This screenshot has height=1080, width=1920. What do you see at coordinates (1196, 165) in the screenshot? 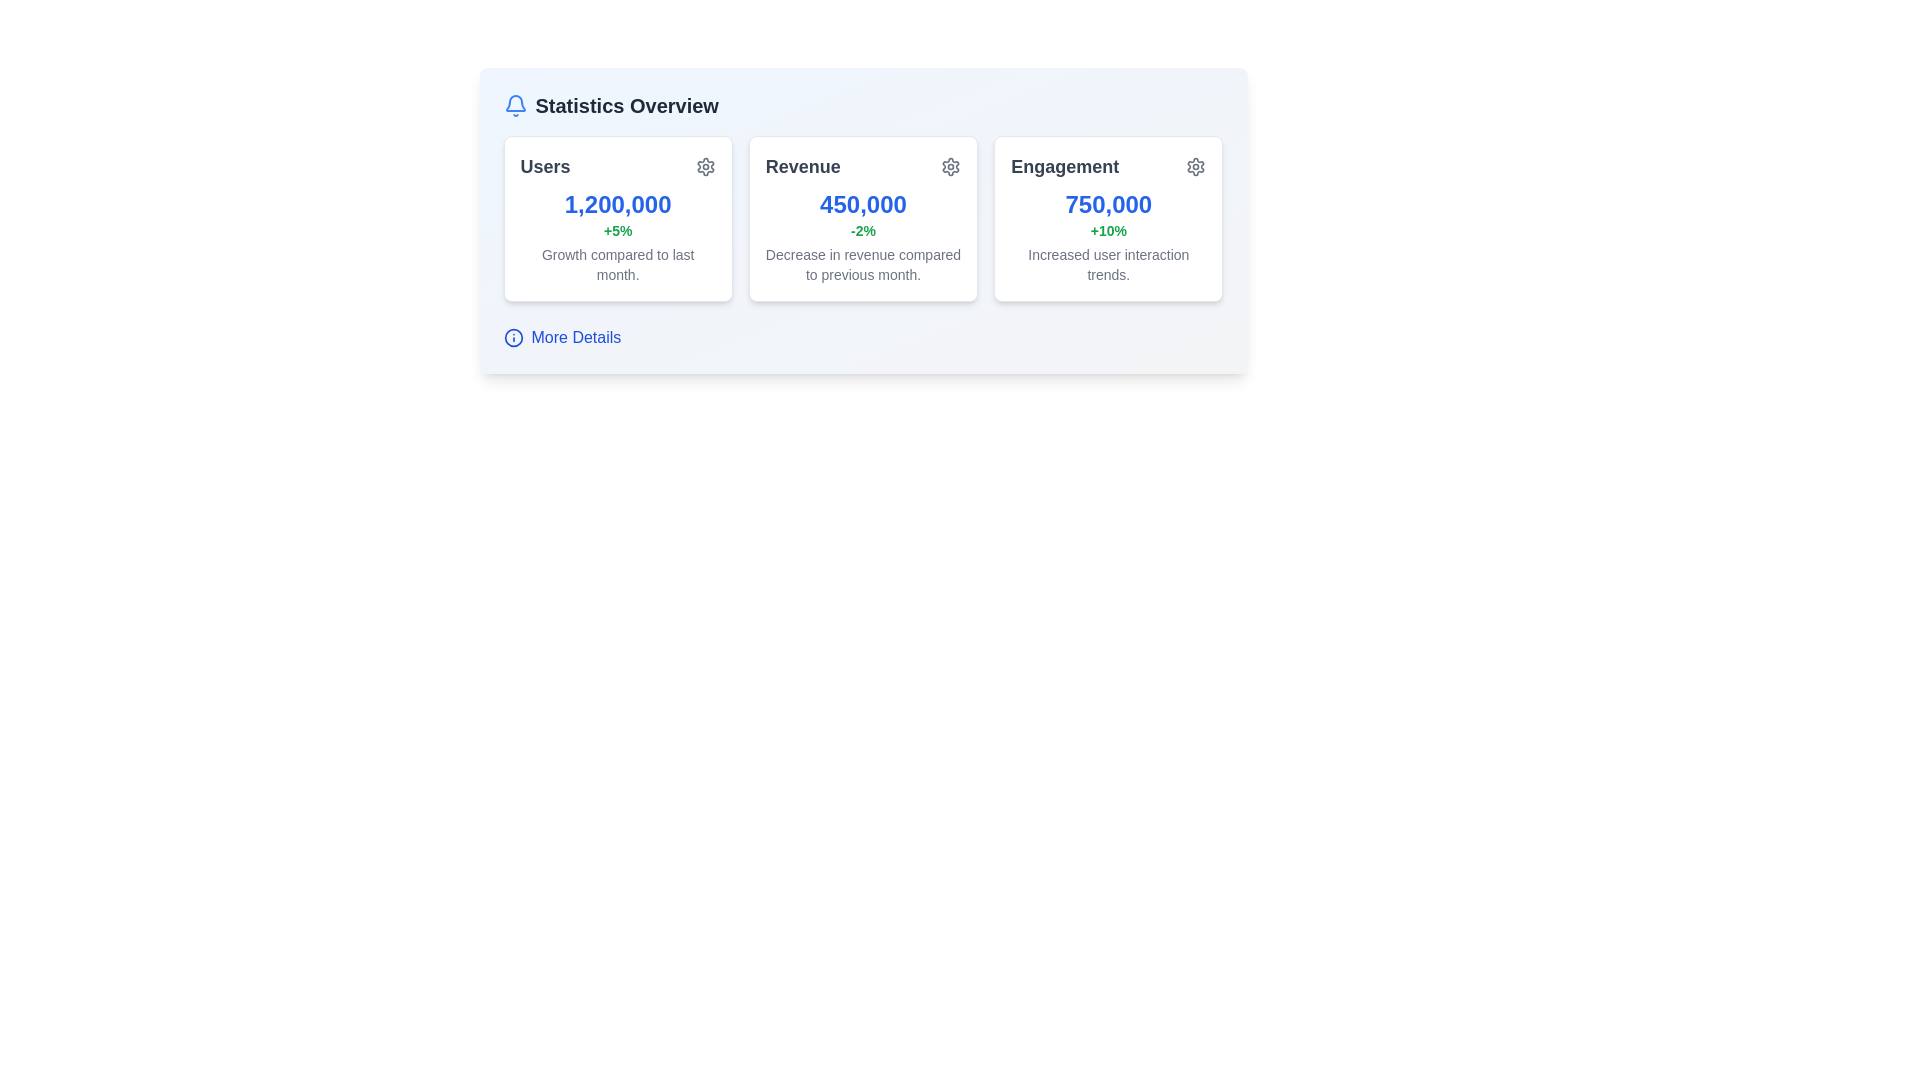
I see `the Settings icon, which is a gear-shaped graphical element located at the top-right corner of the Engagement card` at bounding box center [1196, 165].